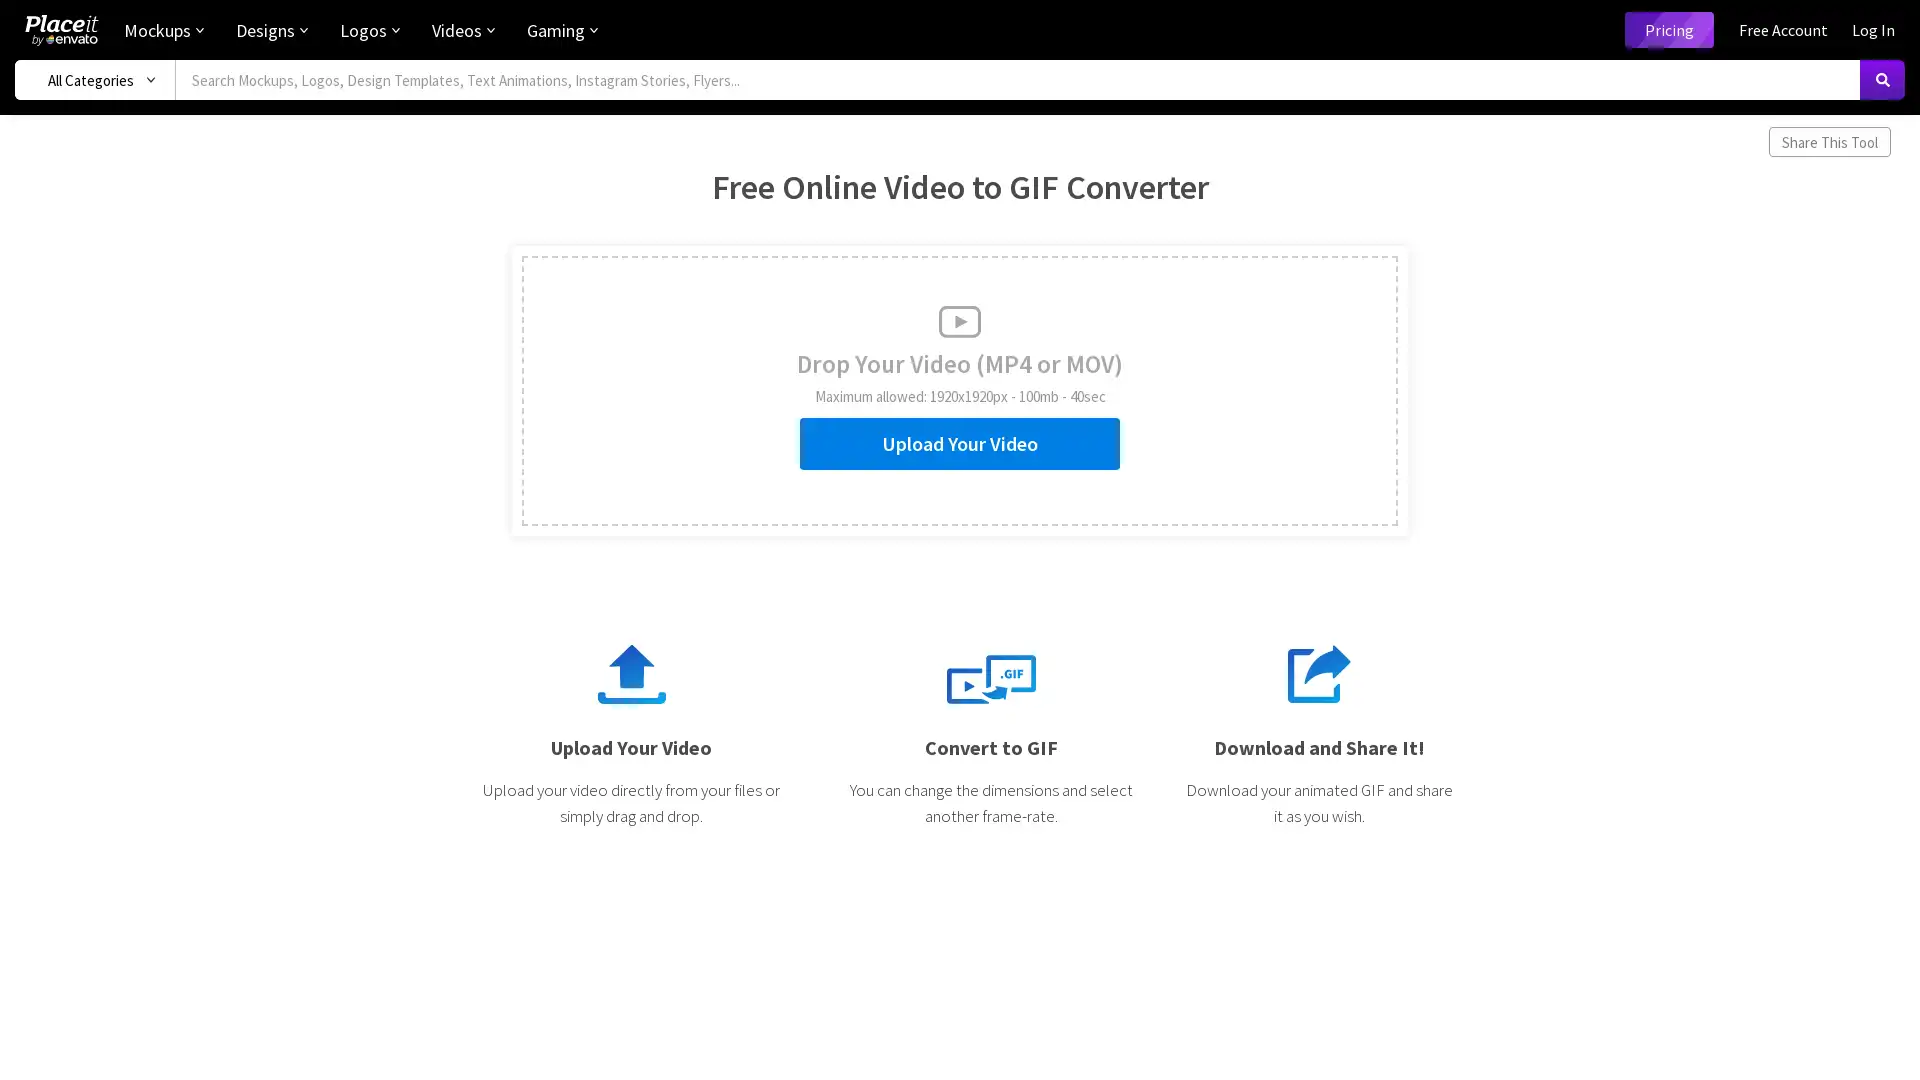  What do you see at coordinates (555, 423) in the screenshot?
I see `Upload Your Video Here` at bounding box center [555, 423].